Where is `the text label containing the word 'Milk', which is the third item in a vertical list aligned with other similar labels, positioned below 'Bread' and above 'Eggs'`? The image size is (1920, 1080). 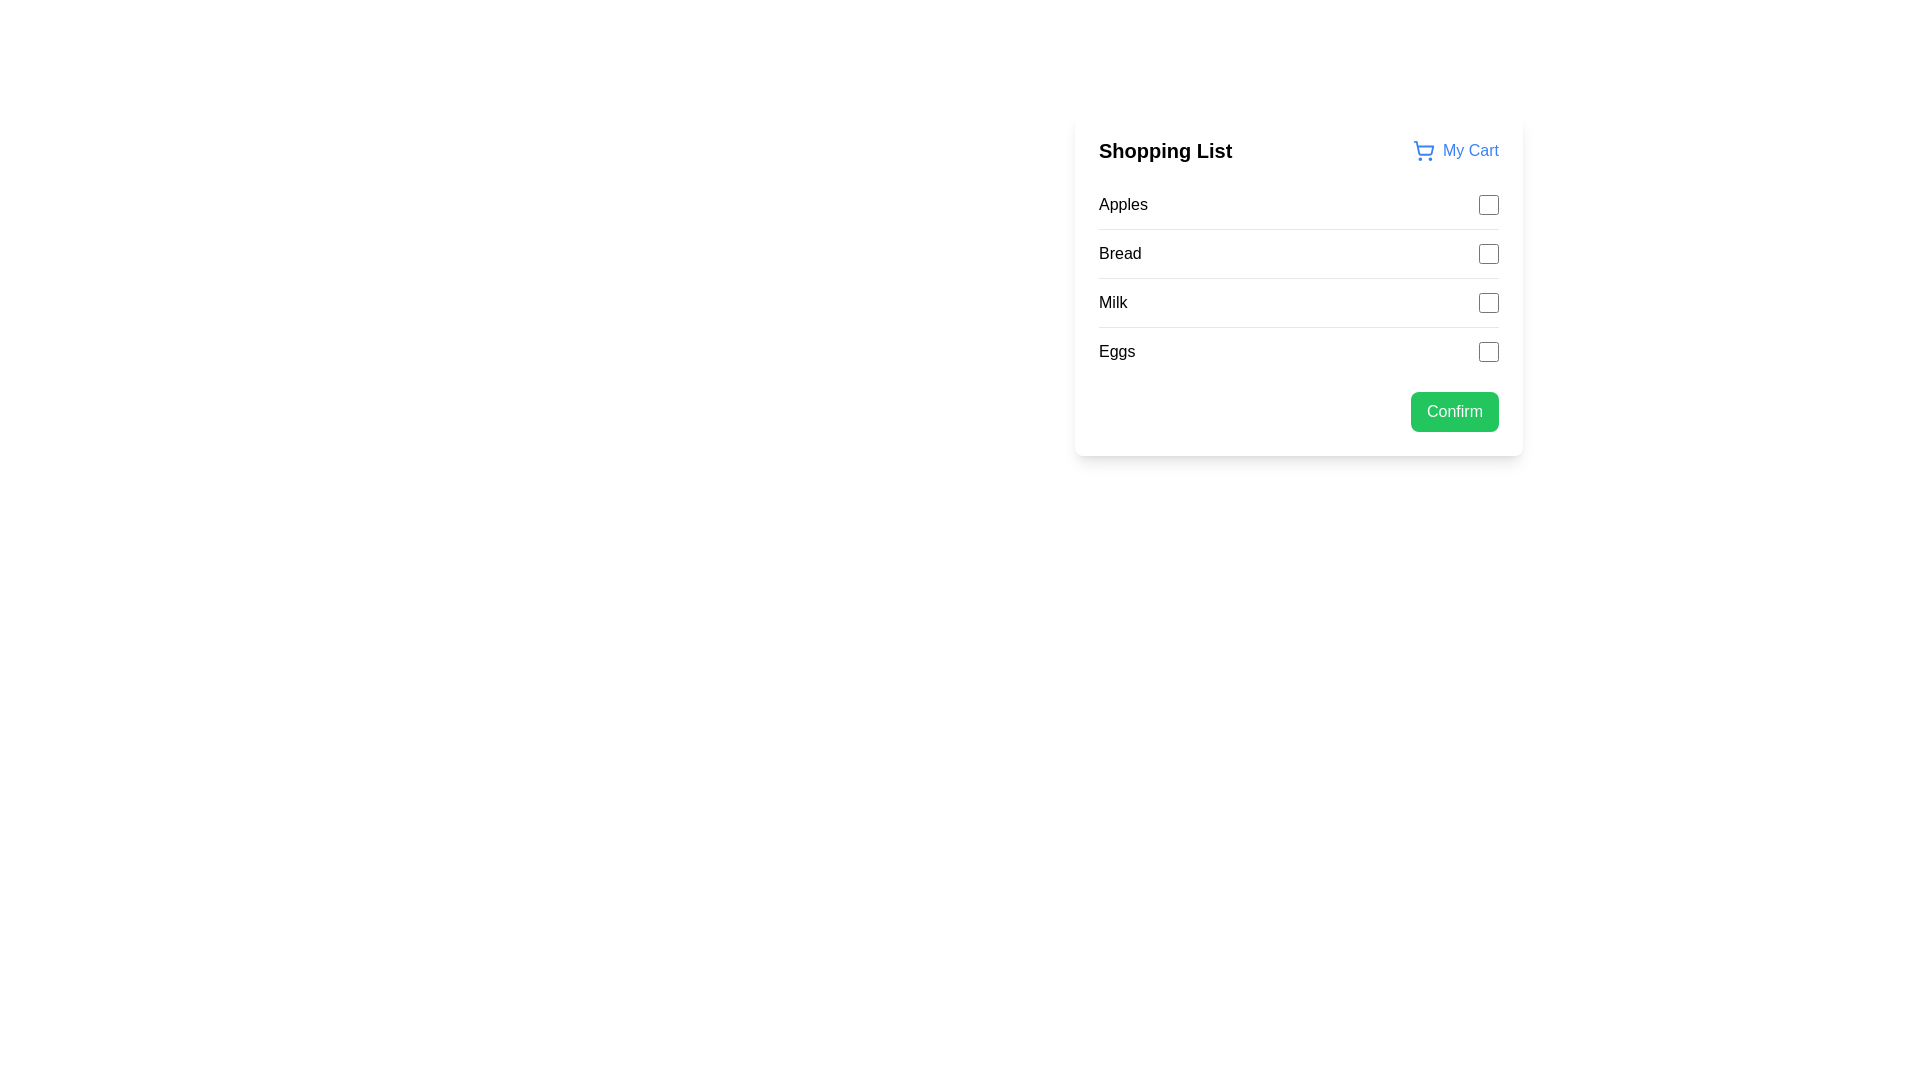 the text label containing the word 'Milk', which is the third item in a vertical list aligned with other similar labels, positioned below 'Bread' and above 'Eggs' is located at coordinates (1112, 303).